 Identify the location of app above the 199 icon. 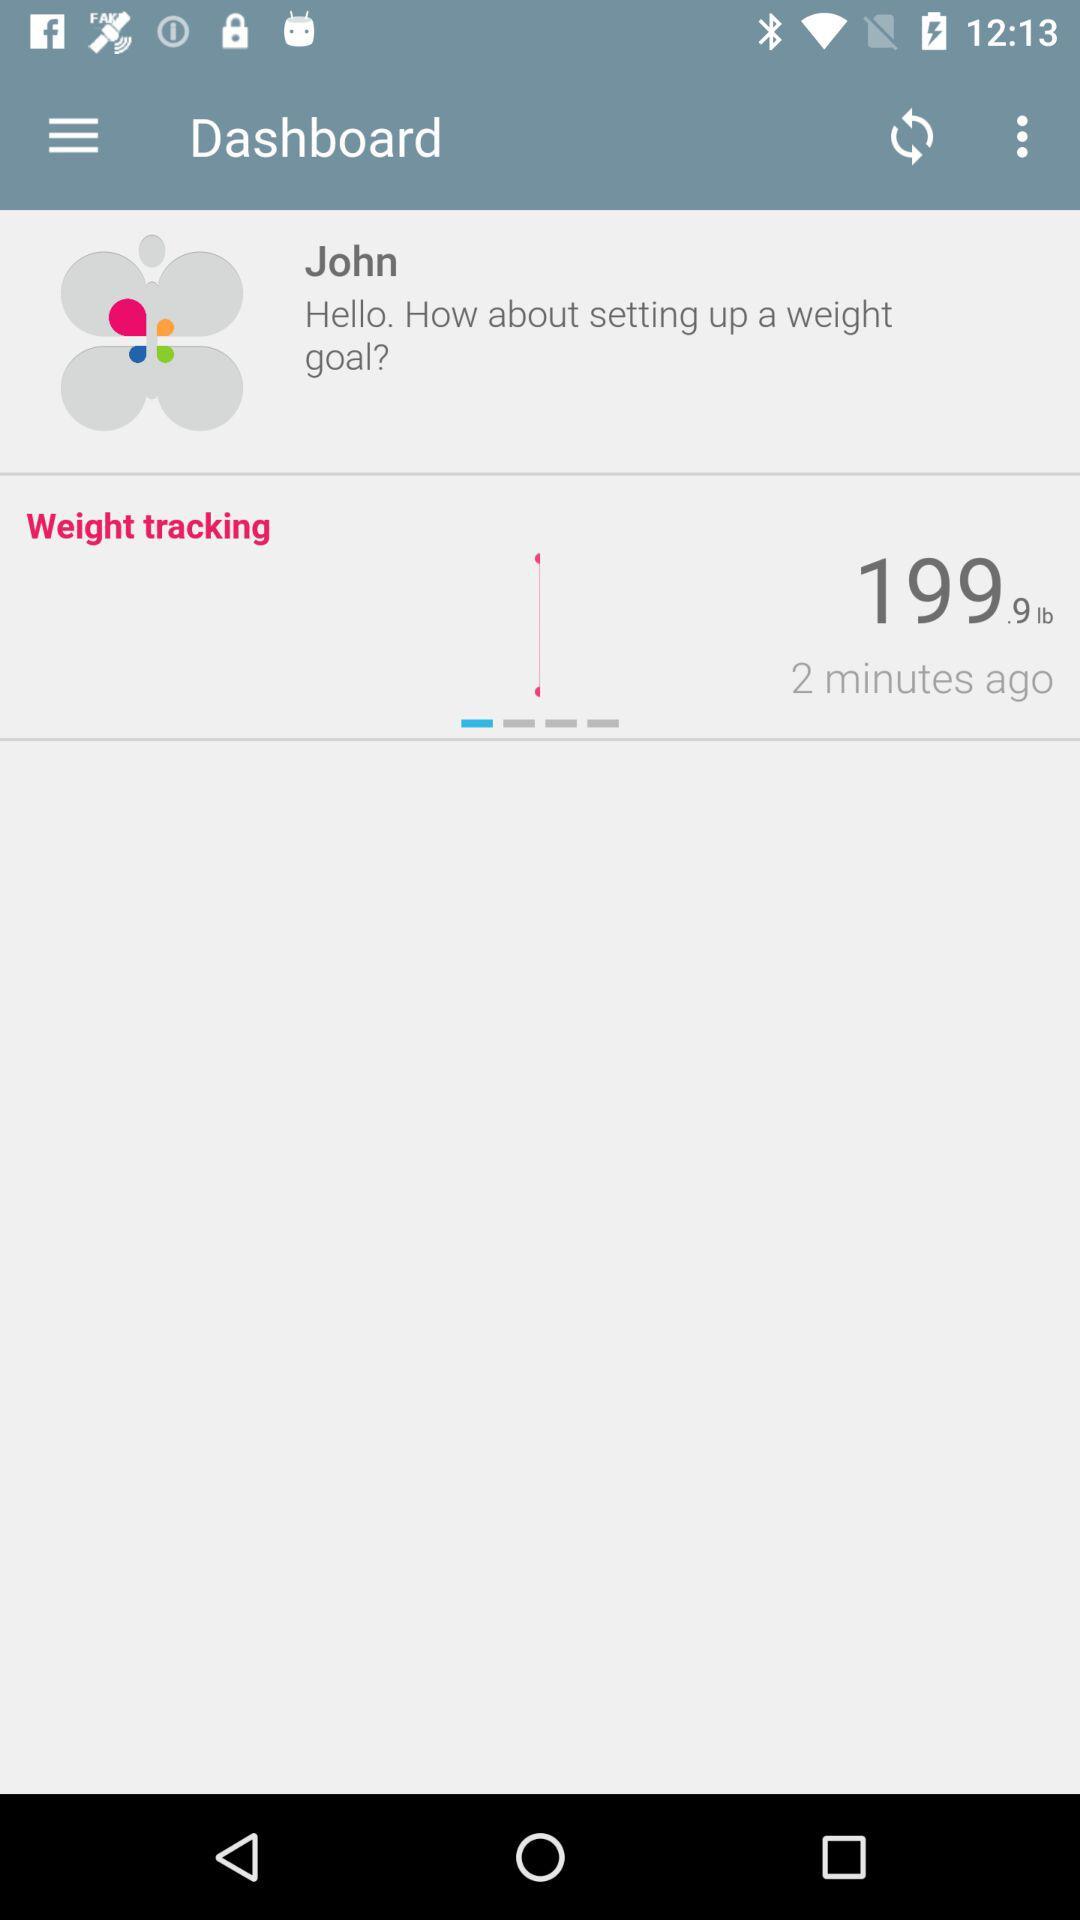
(1027, 135).